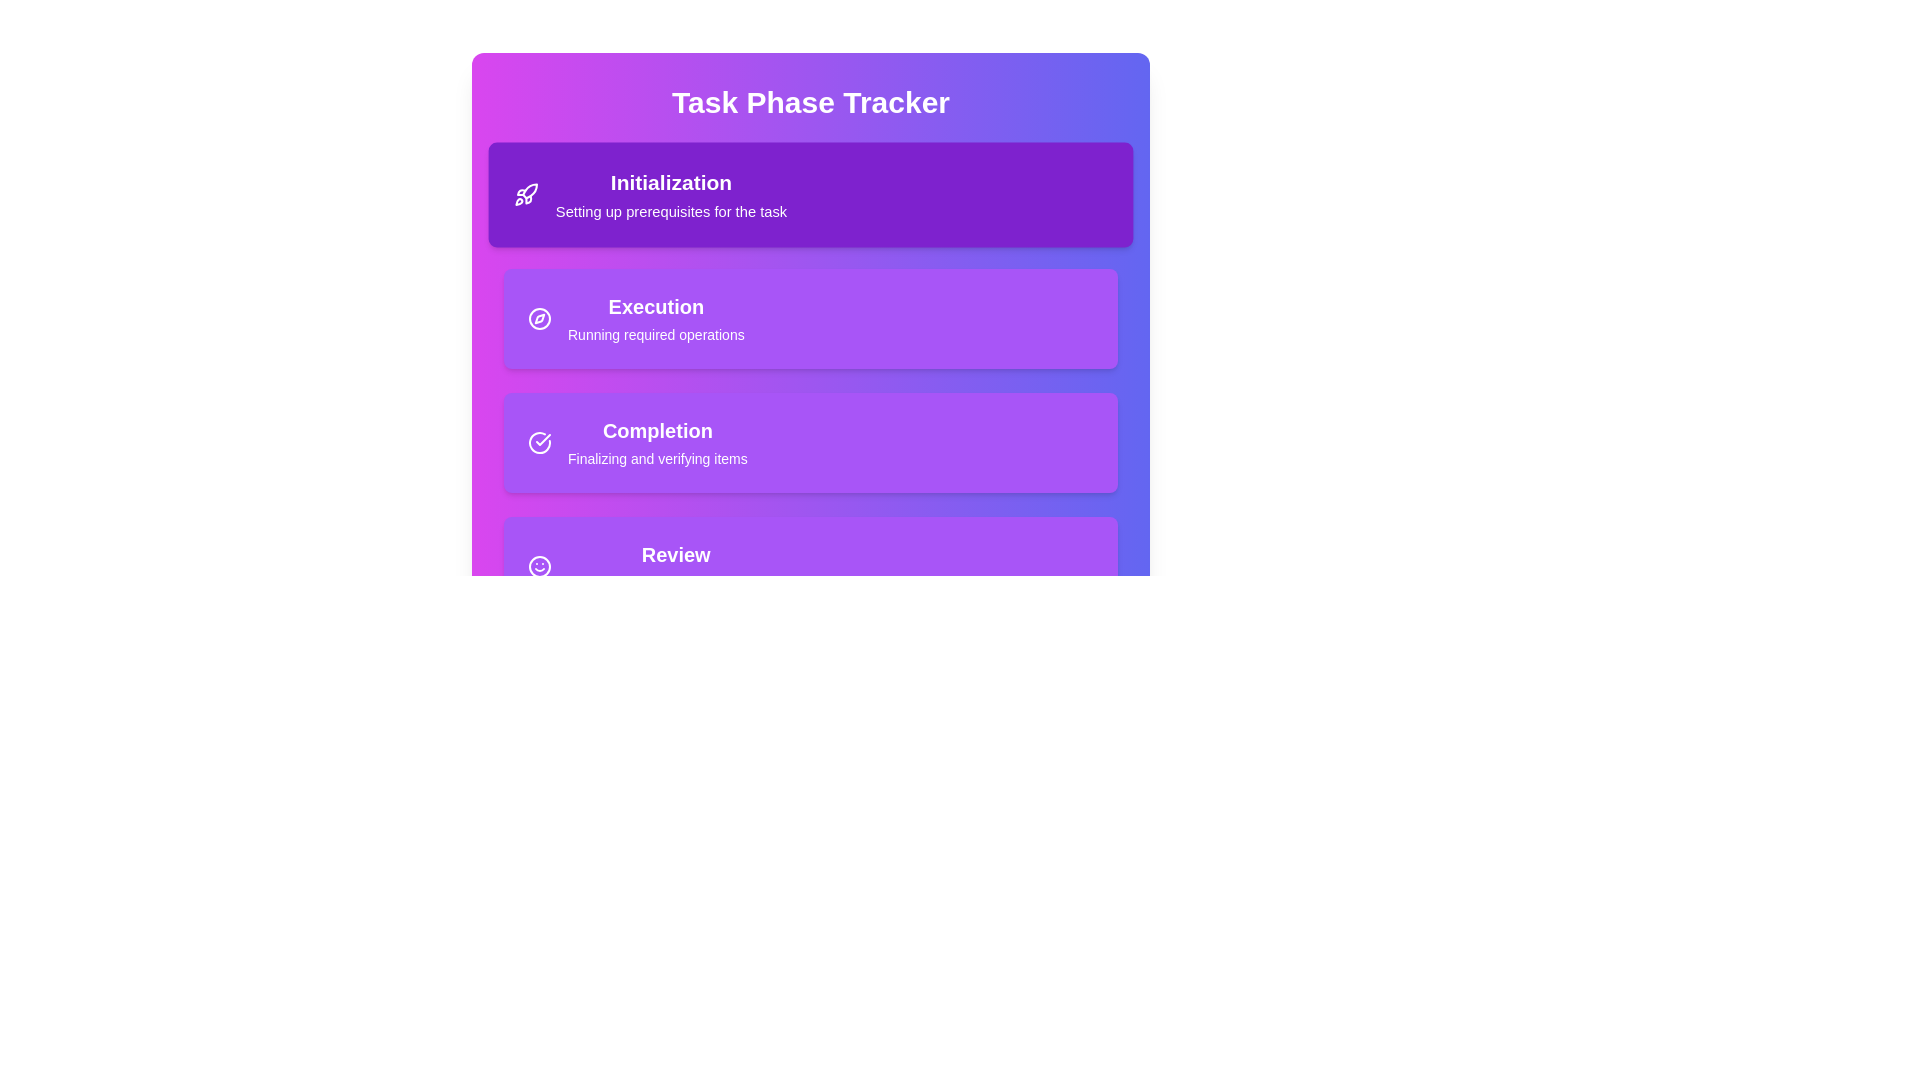  Describe the element at coordinates (539, 567) in the screenshot. I see `the circular outline element of the smiling face icon located at the bottom-left corner of the interface` at that location.